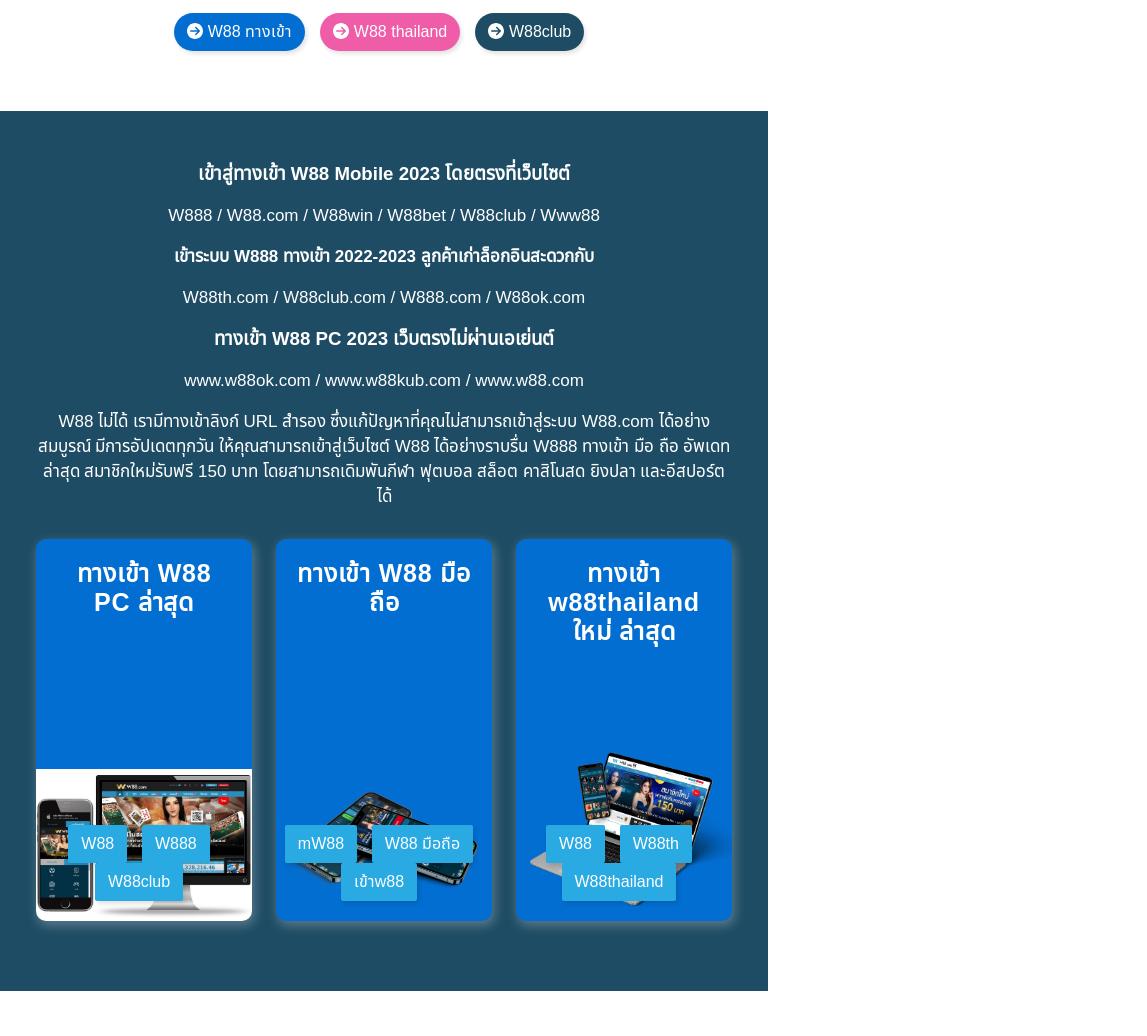  Describe the element at coordinates (339, 419) in the screenshot. I see `'แชทสดบนเว็บไซต์,'` at that location.